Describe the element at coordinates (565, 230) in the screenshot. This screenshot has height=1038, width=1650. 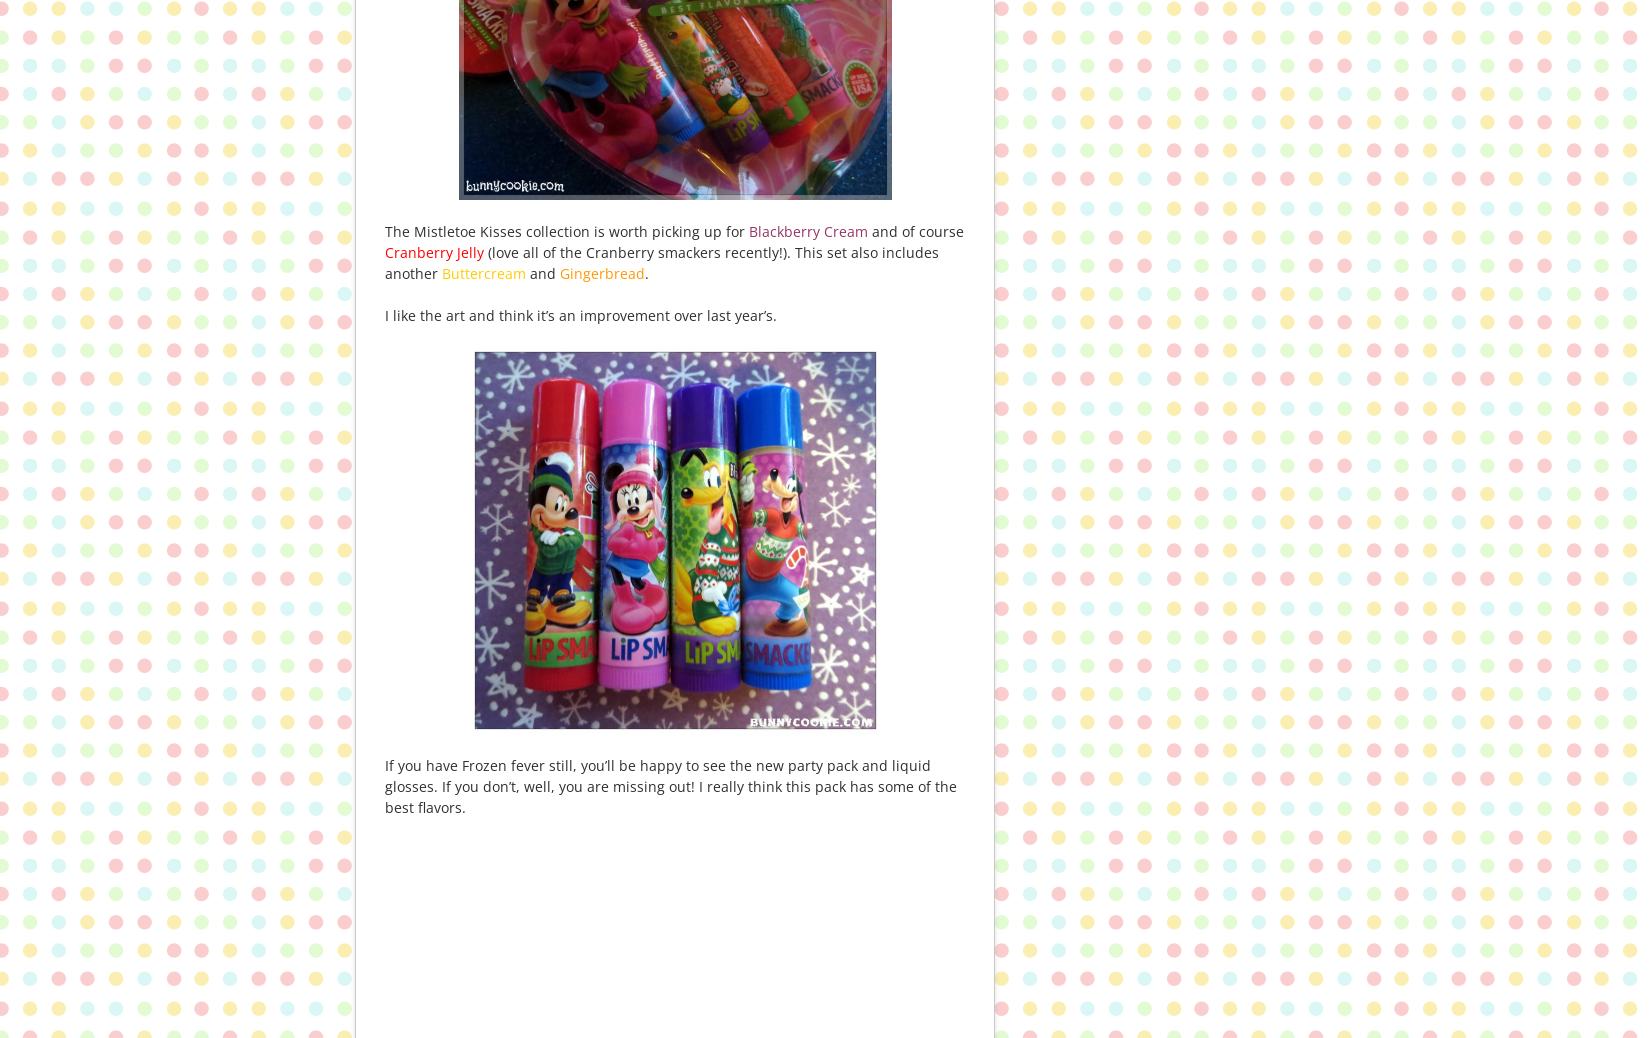
I see `'The Mistletoe Kisses collection is worth picking up for'` at that location.